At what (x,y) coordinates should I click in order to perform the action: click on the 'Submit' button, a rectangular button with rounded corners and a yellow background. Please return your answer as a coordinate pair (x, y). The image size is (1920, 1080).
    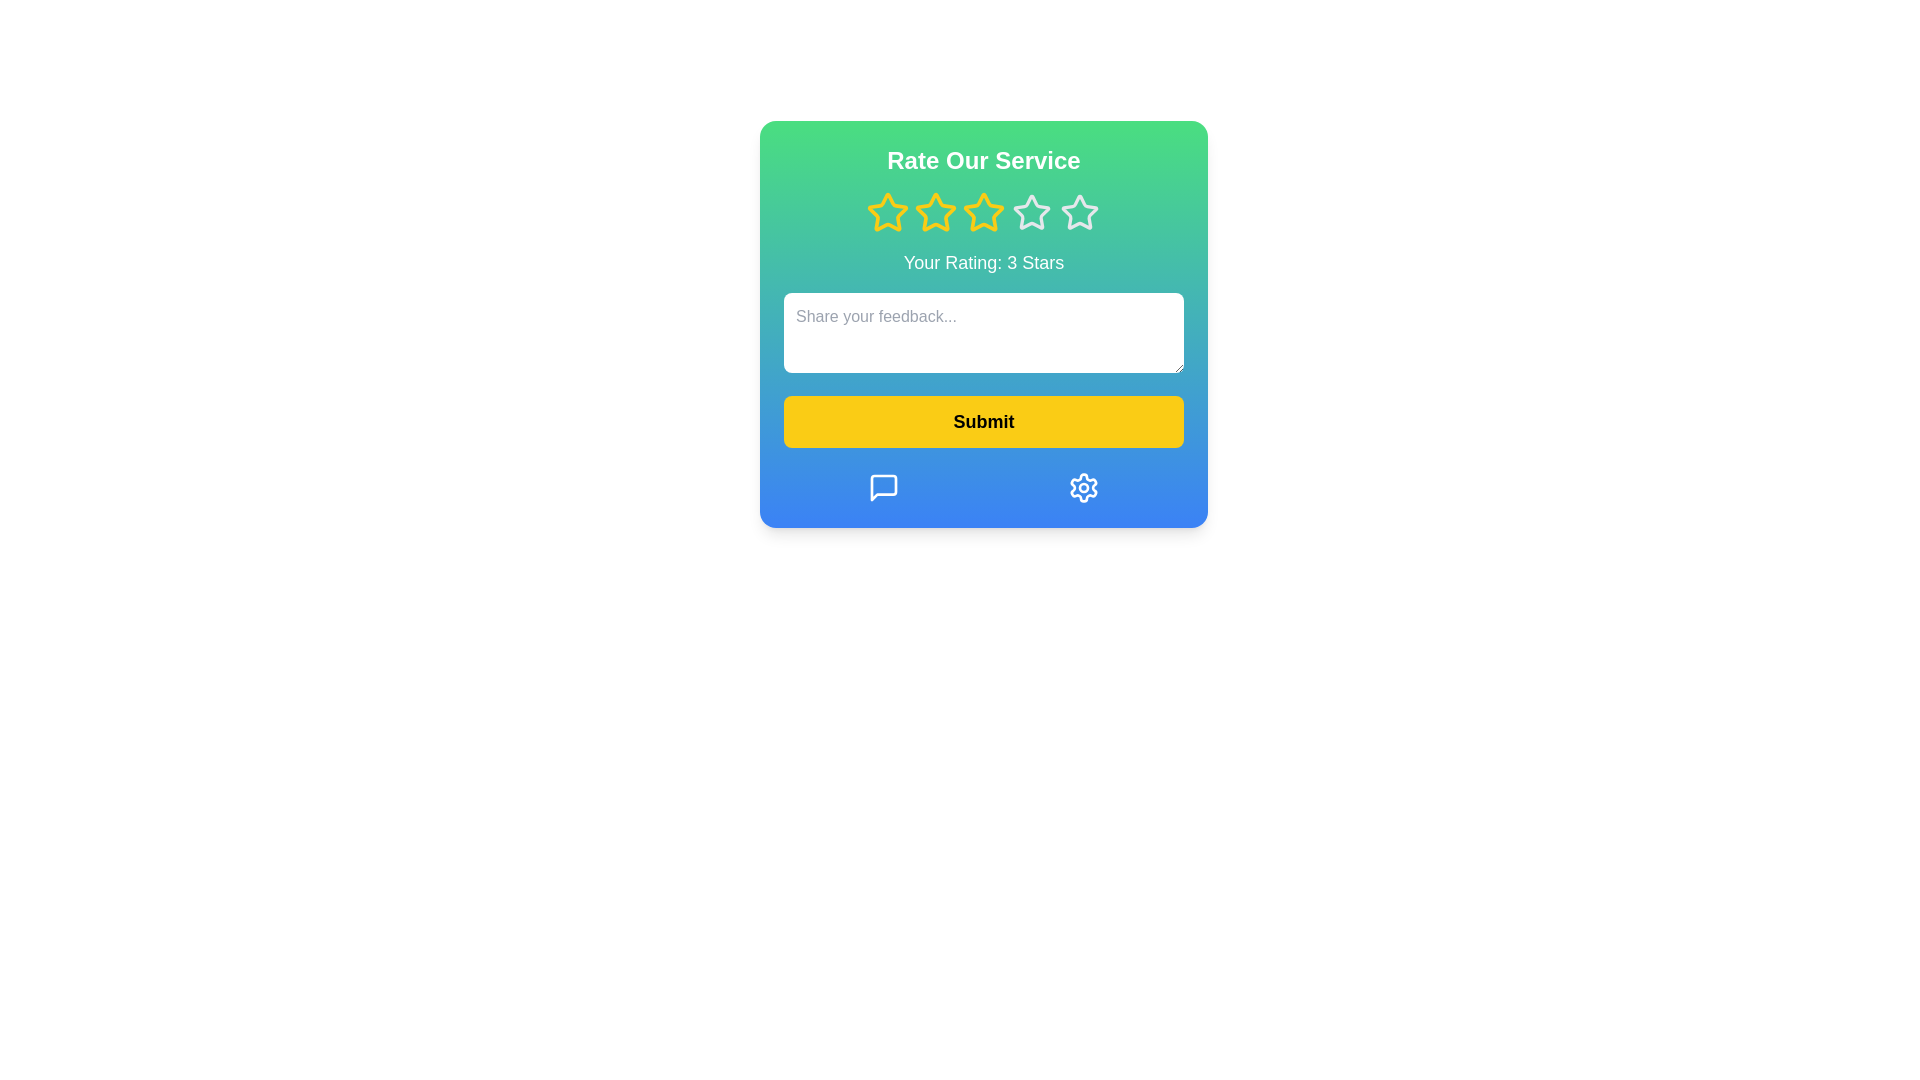
    Looking at the image, I should click on (983, 420).